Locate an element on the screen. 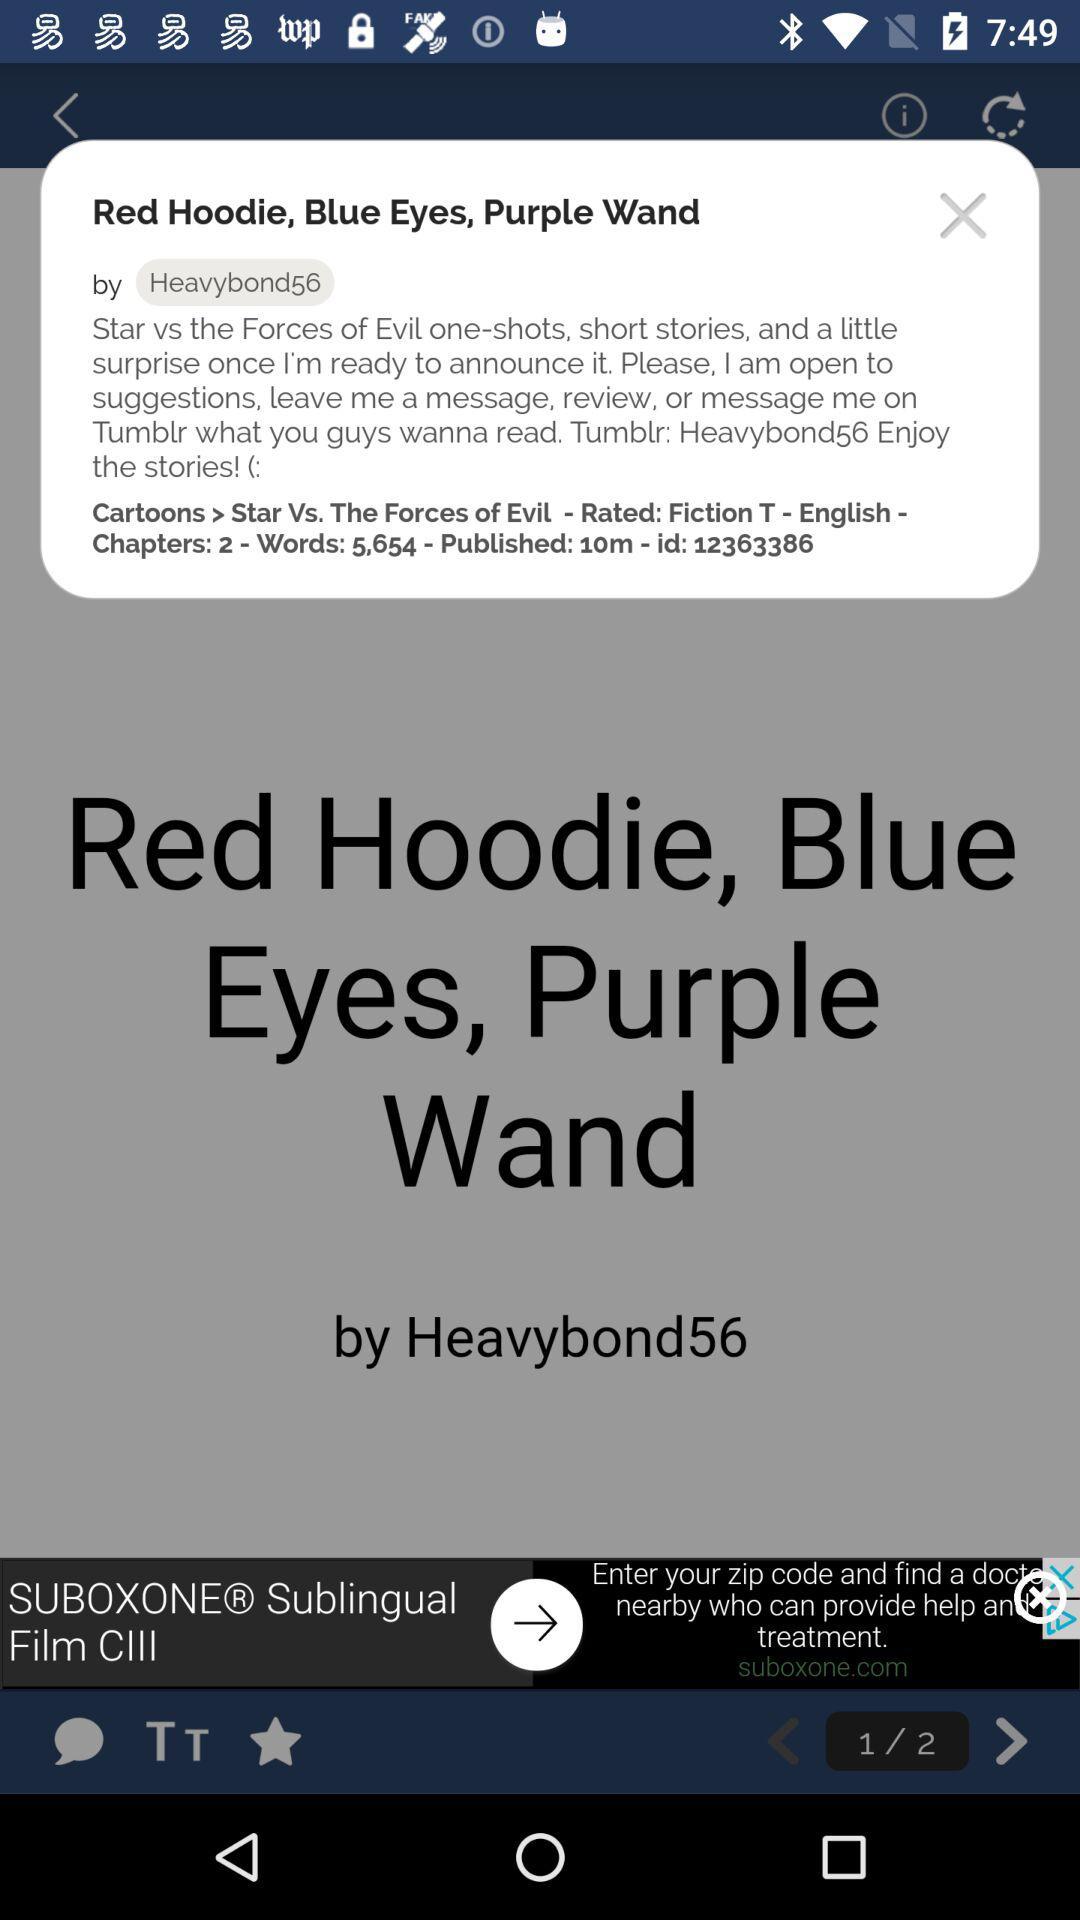 This screenshot has width=1080, height=1920. popup is located at coordinates (963, 217).